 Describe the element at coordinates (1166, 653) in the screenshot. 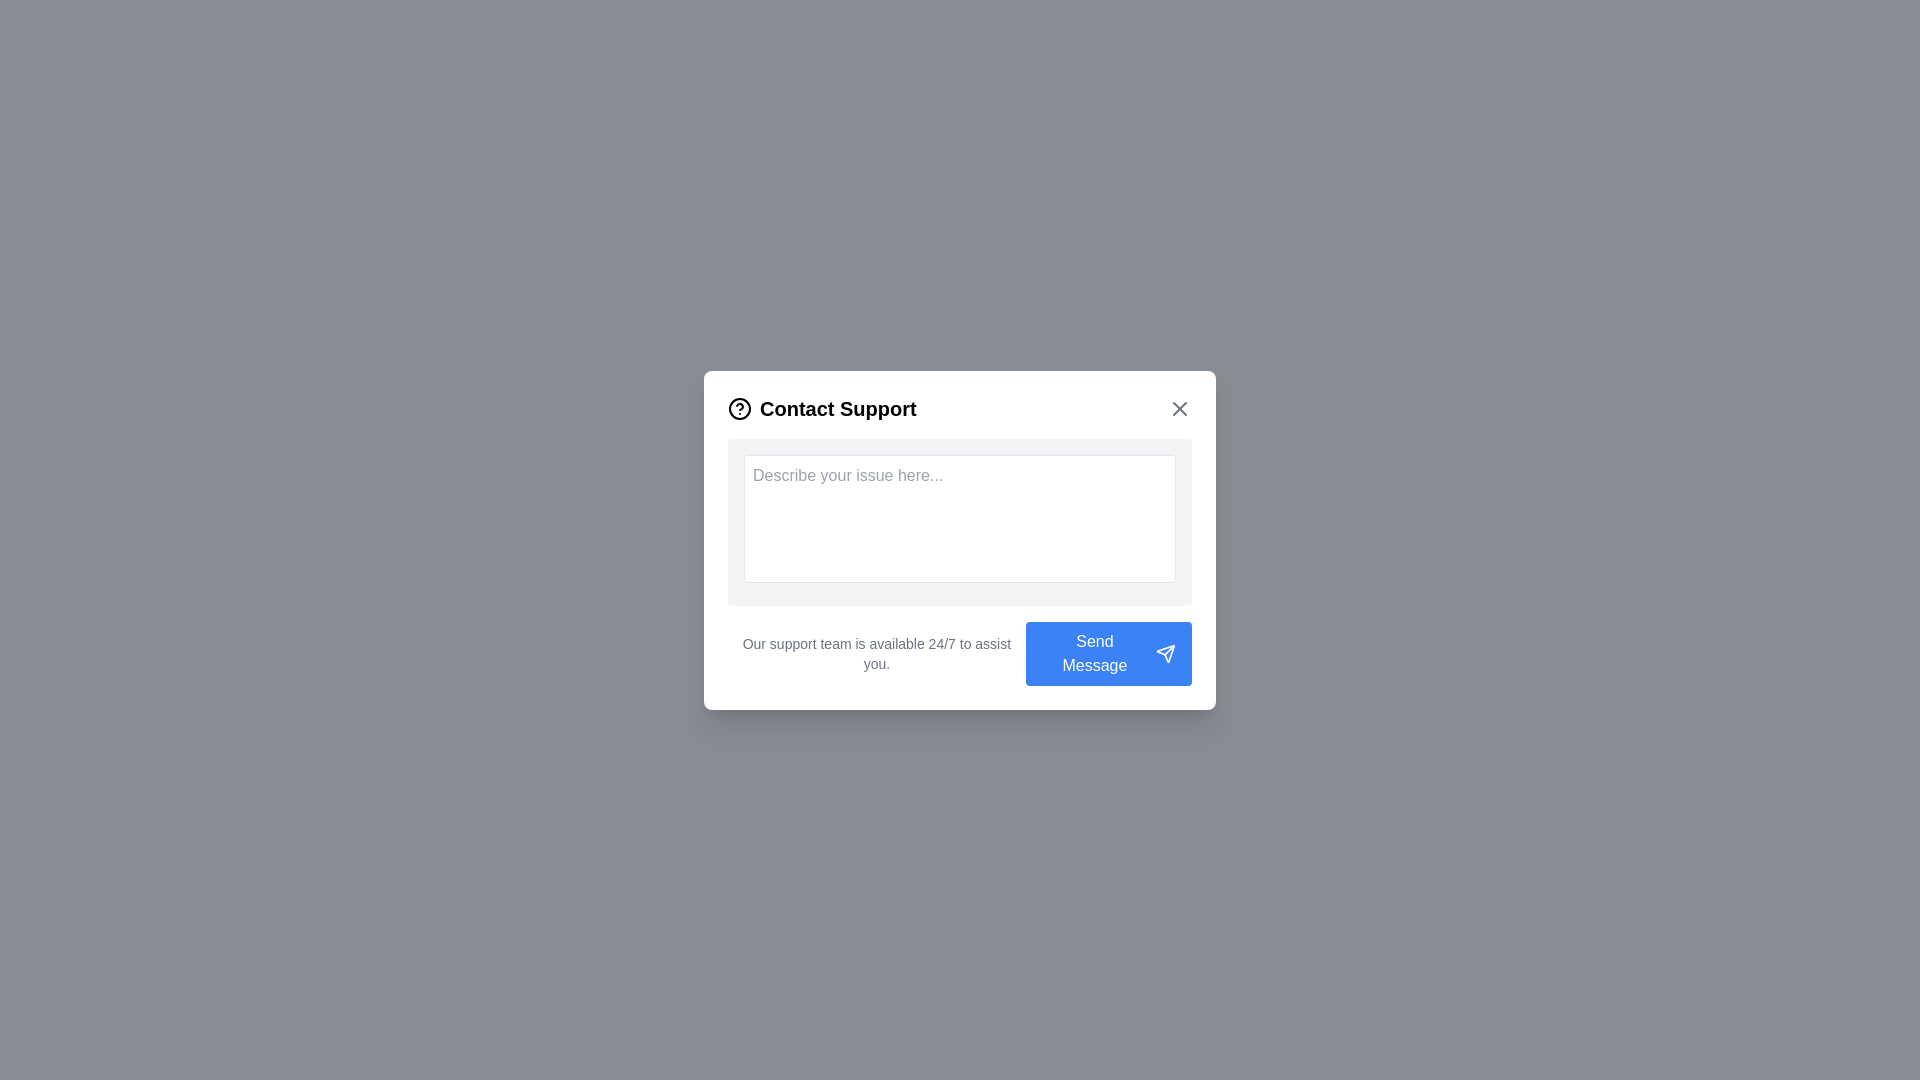

I see `the decorative message send icon located to the right of the 'Send Message' button in the bottom right corner of the modal dialog box to trigger its hover state` at that location.